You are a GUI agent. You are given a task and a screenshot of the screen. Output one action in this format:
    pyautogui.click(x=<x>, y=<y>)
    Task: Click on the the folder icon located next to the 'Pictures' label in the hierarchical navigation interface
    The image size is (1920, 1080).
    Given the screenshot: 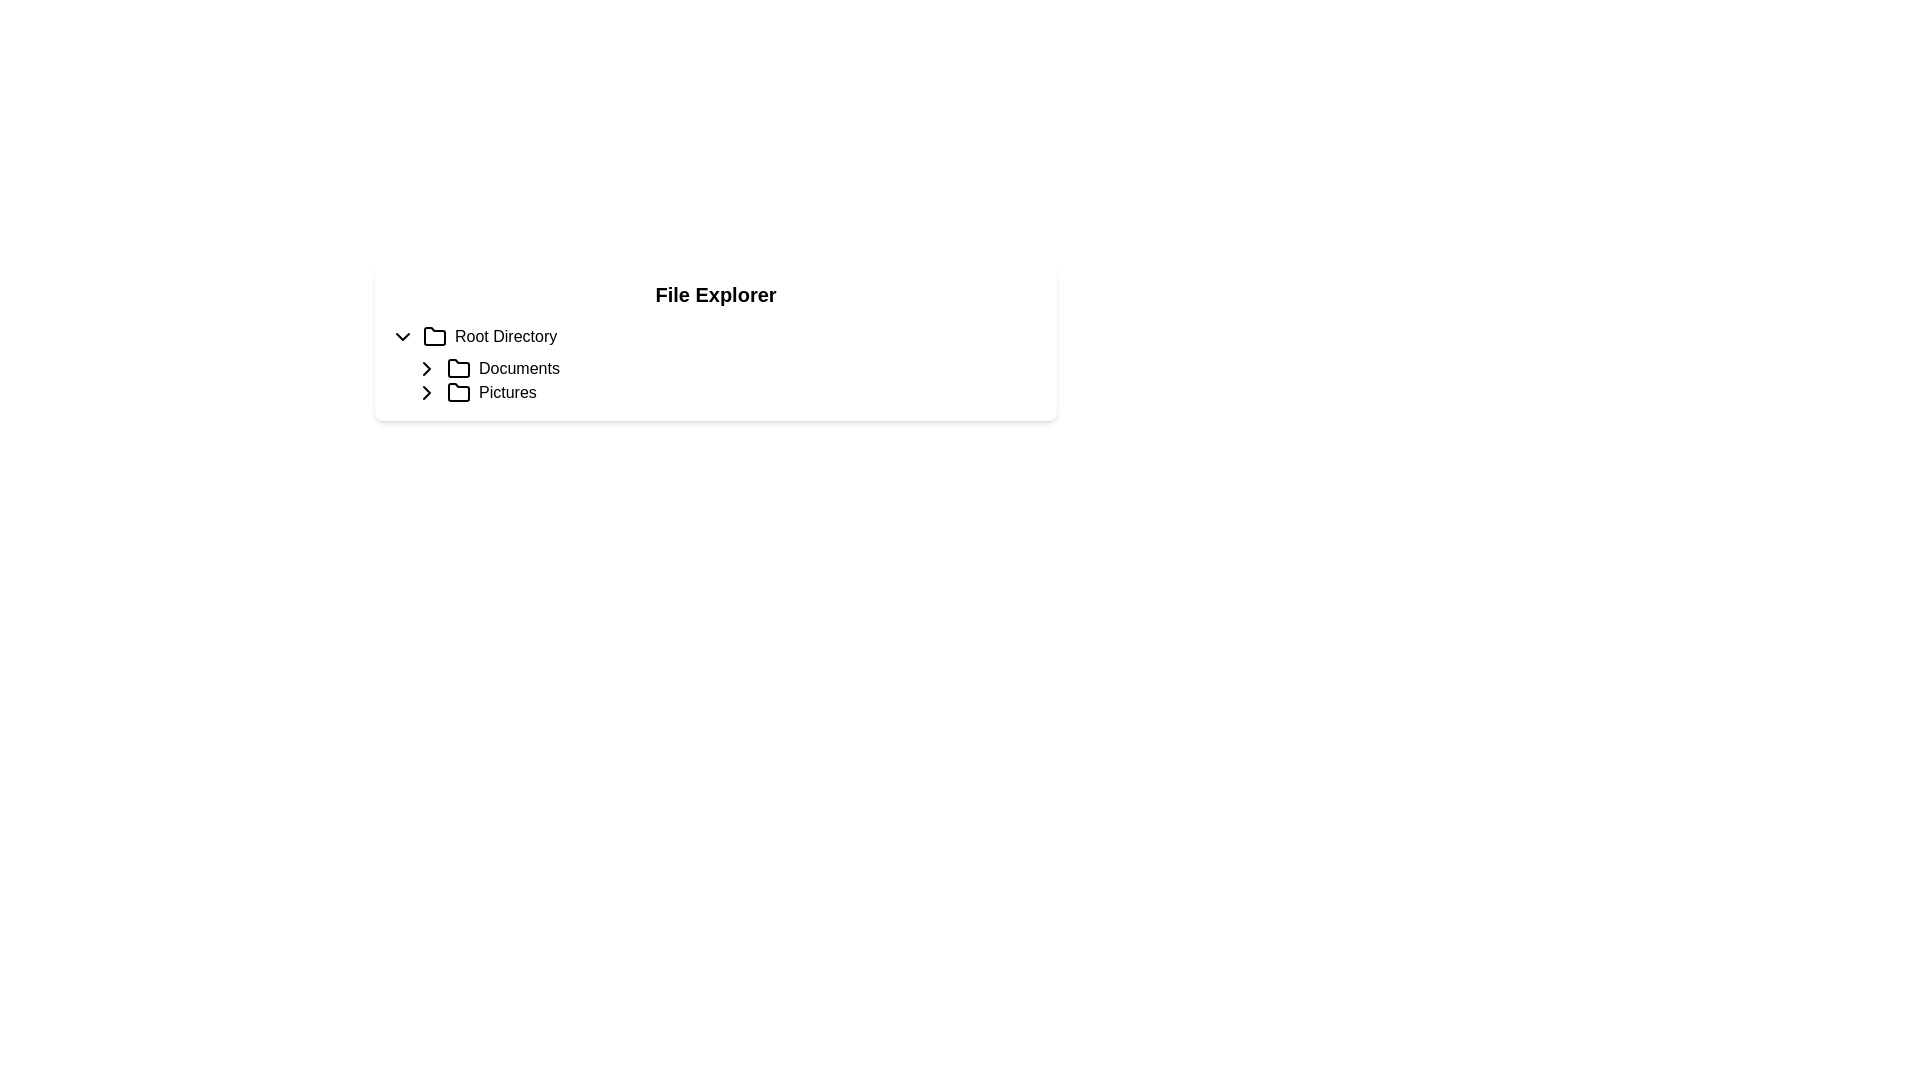 What is the action you would take?
    pyautogui.click(x=458, y=392)
    